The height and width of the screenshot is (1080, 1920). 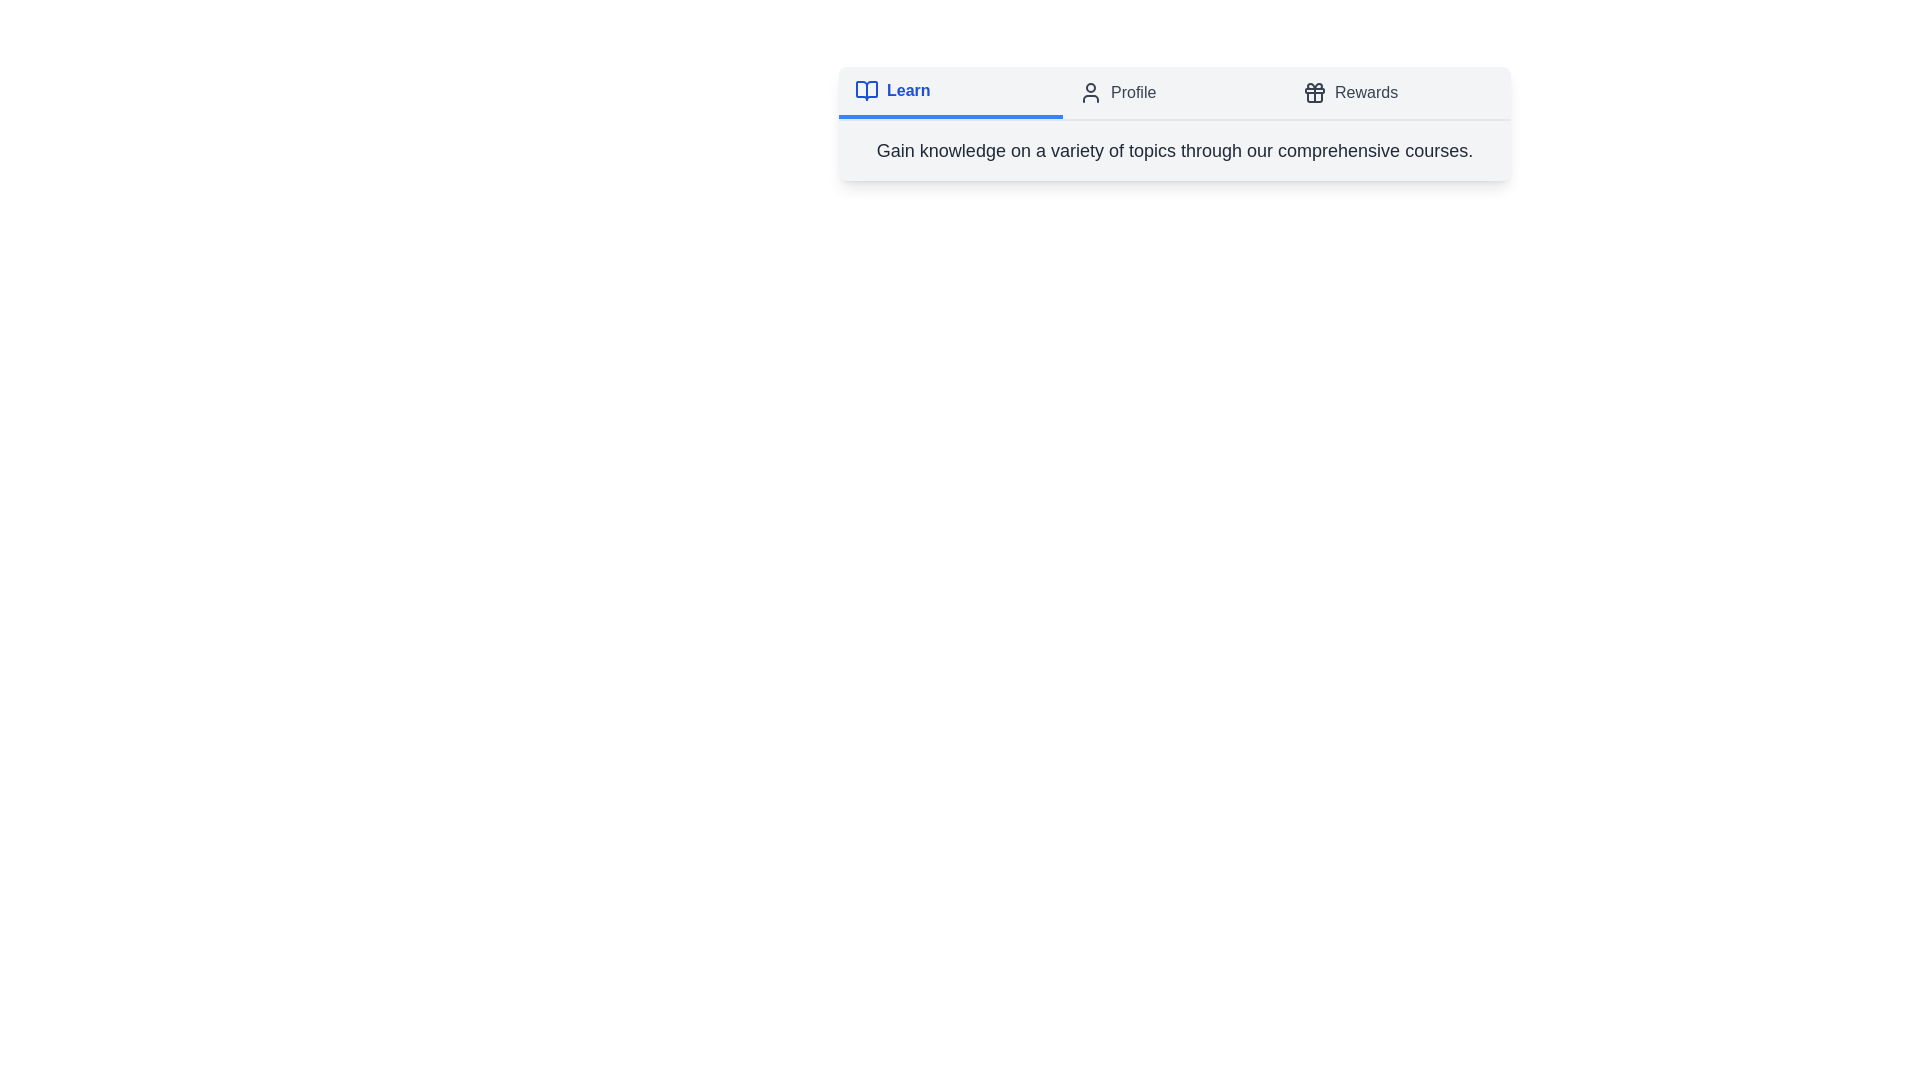 I want to click on the tab labeled 'Rewards', so click(x=1397, y=92).